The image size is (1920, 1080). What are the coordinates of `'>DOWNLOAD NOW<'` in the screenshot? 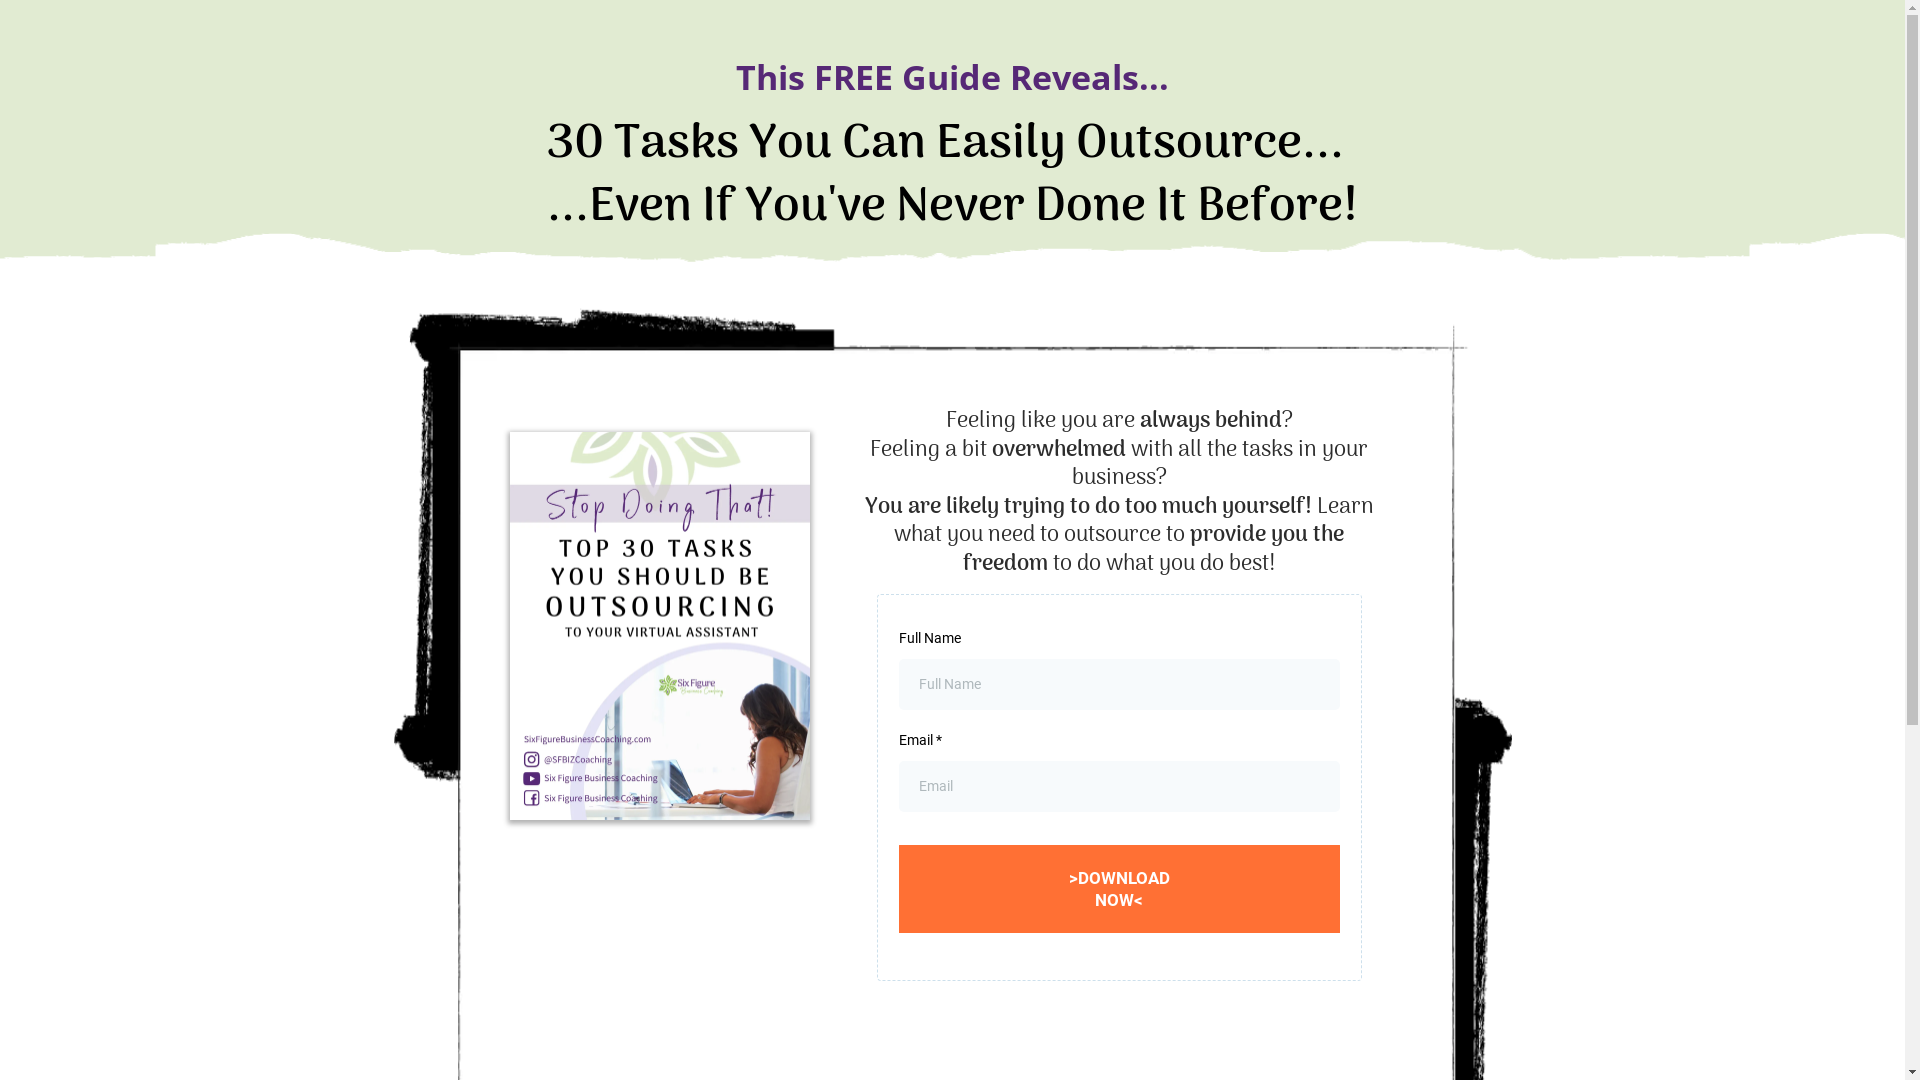 It's located at (1118, 887).